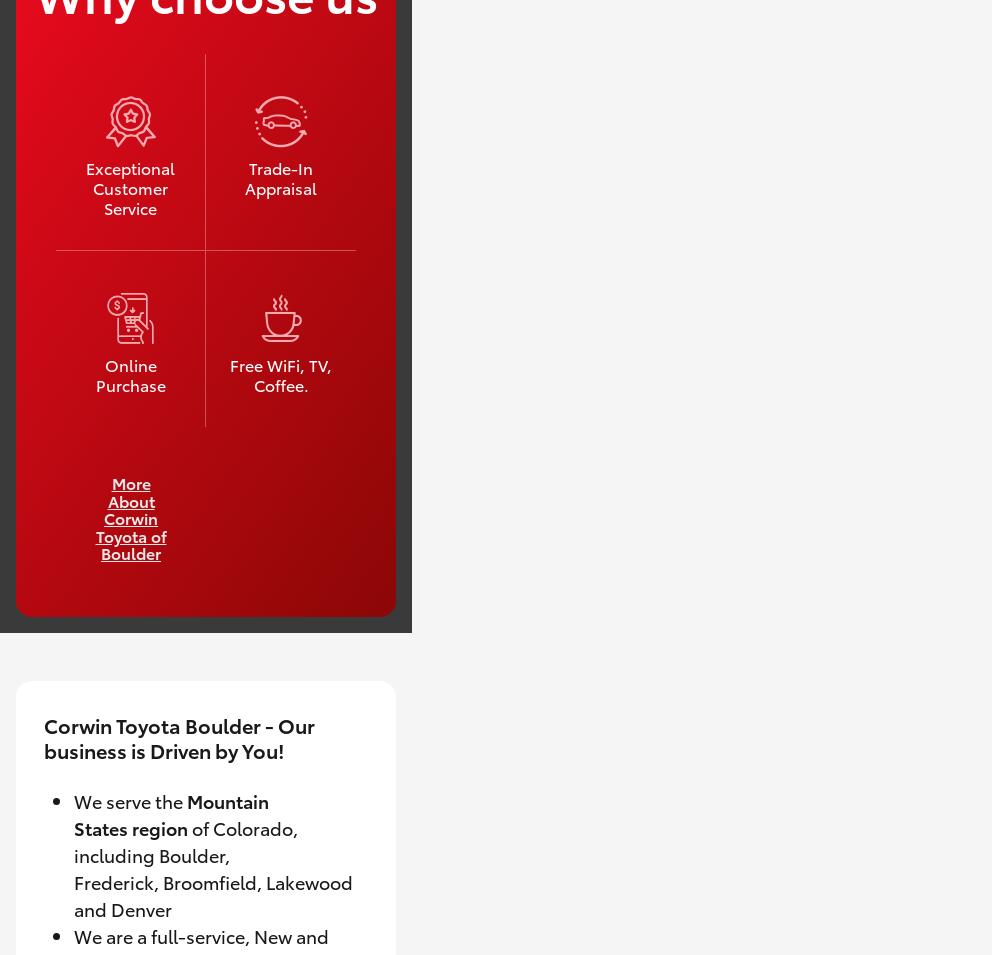 The image size is (992, 955). I want to click on 'Broomfield, Lakewood and Denver', so click(213, 895).